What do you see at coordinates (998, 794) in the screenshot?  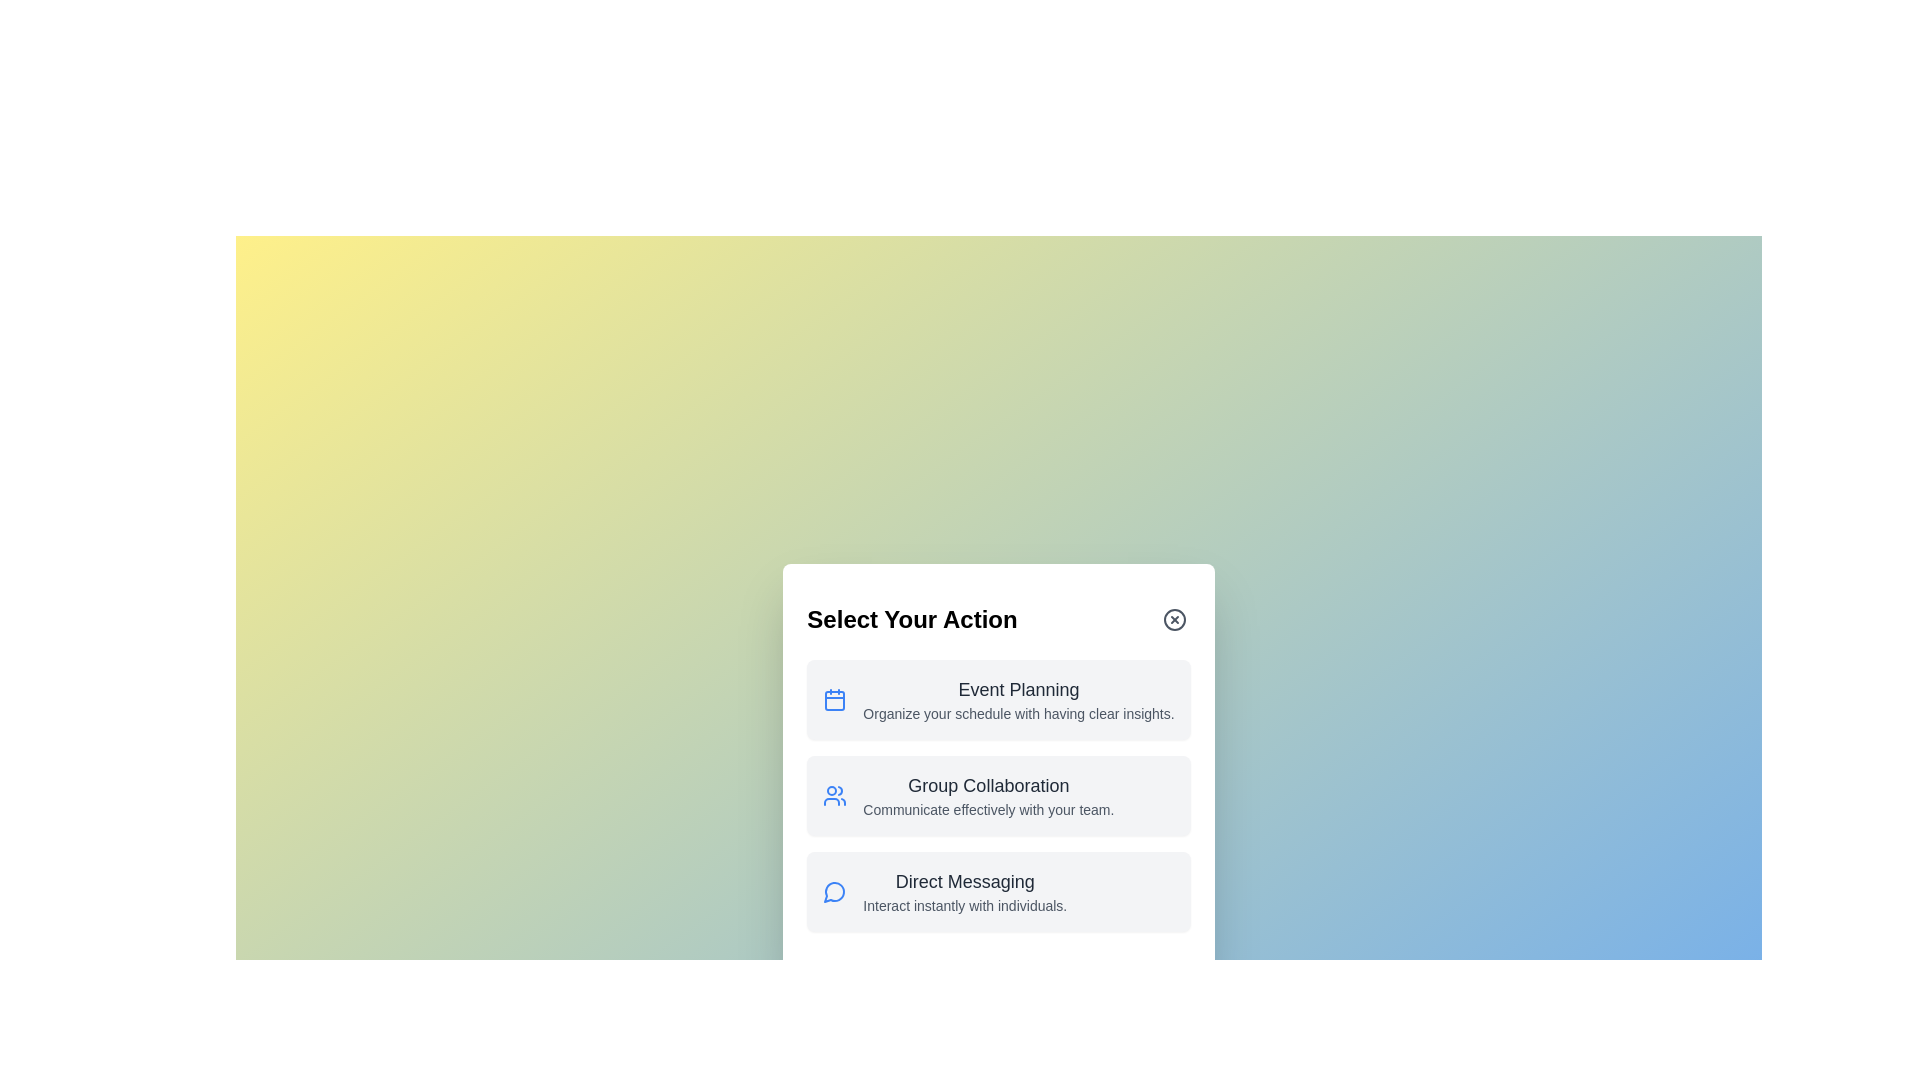 I see `the card corresponding to Group Collaboration` at bounding box center [998, 794].